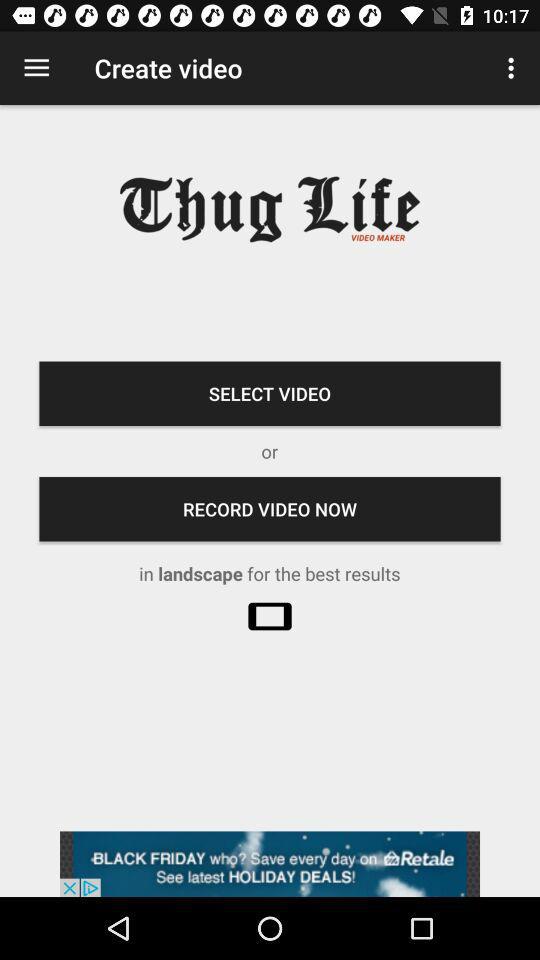 This screenshot has height=960, width=540. What do you see at coordinates (270, 863) in the screenshot?
I see `advertisement page` at bounding box center [270, 863].